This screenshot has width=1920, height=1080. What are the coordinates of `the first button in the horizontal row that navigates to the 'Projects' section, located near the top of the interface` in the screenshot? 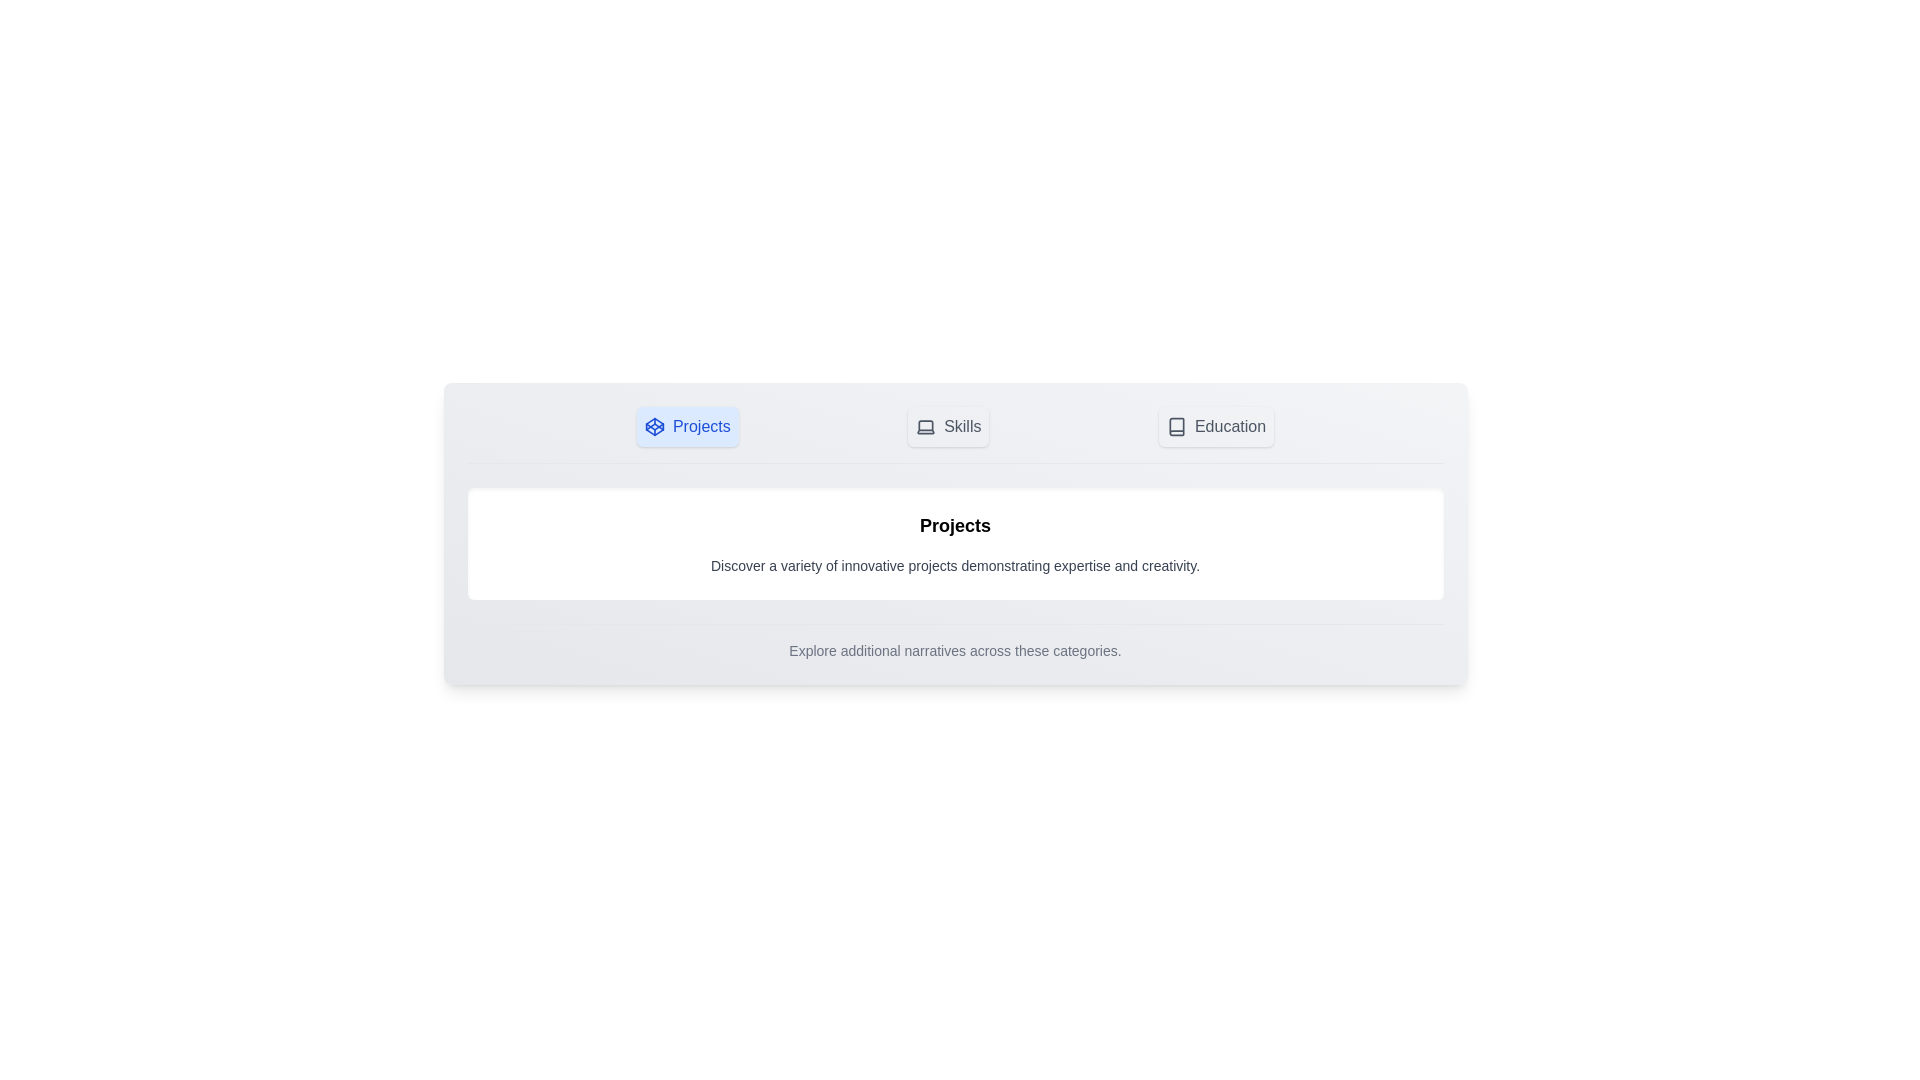 It's located at (687, 426).